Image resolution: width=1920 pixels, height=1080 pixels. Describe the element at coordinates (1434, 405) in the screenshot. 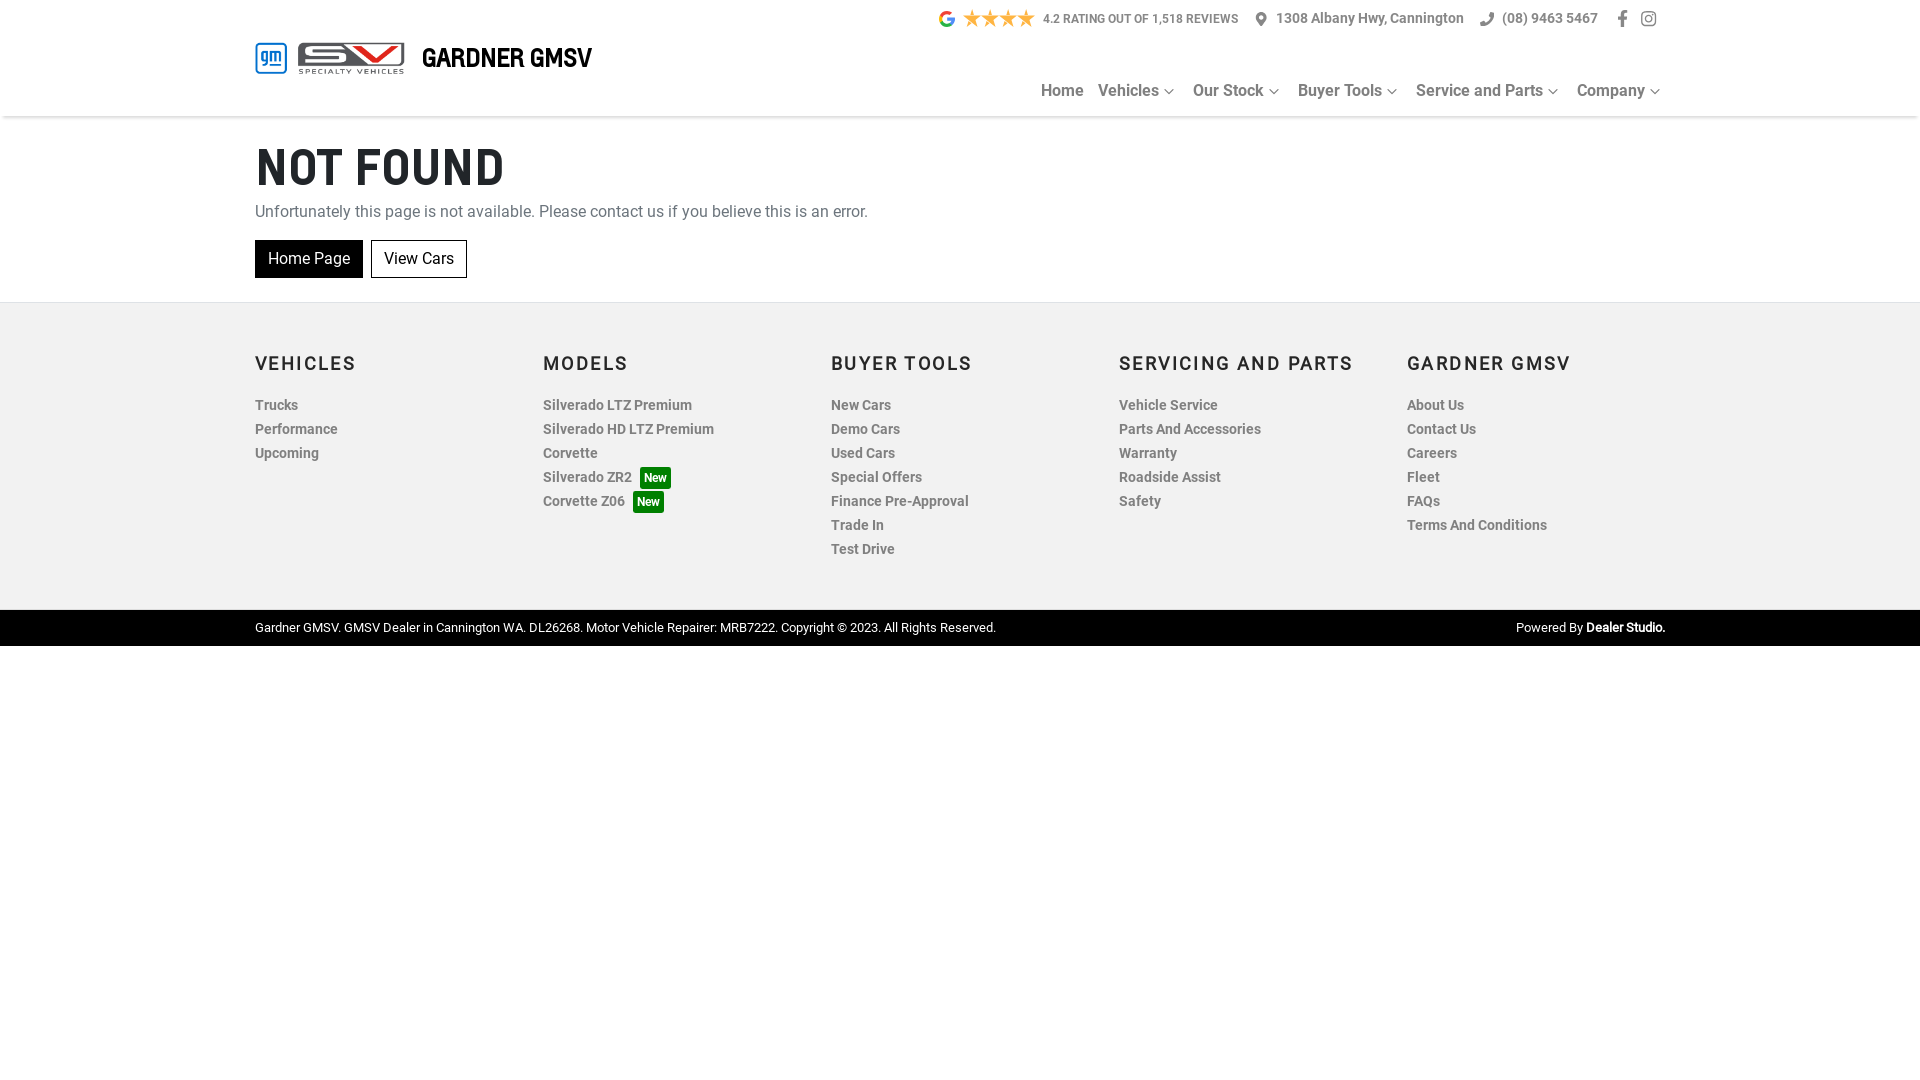

I see `'About Us'` at that location.